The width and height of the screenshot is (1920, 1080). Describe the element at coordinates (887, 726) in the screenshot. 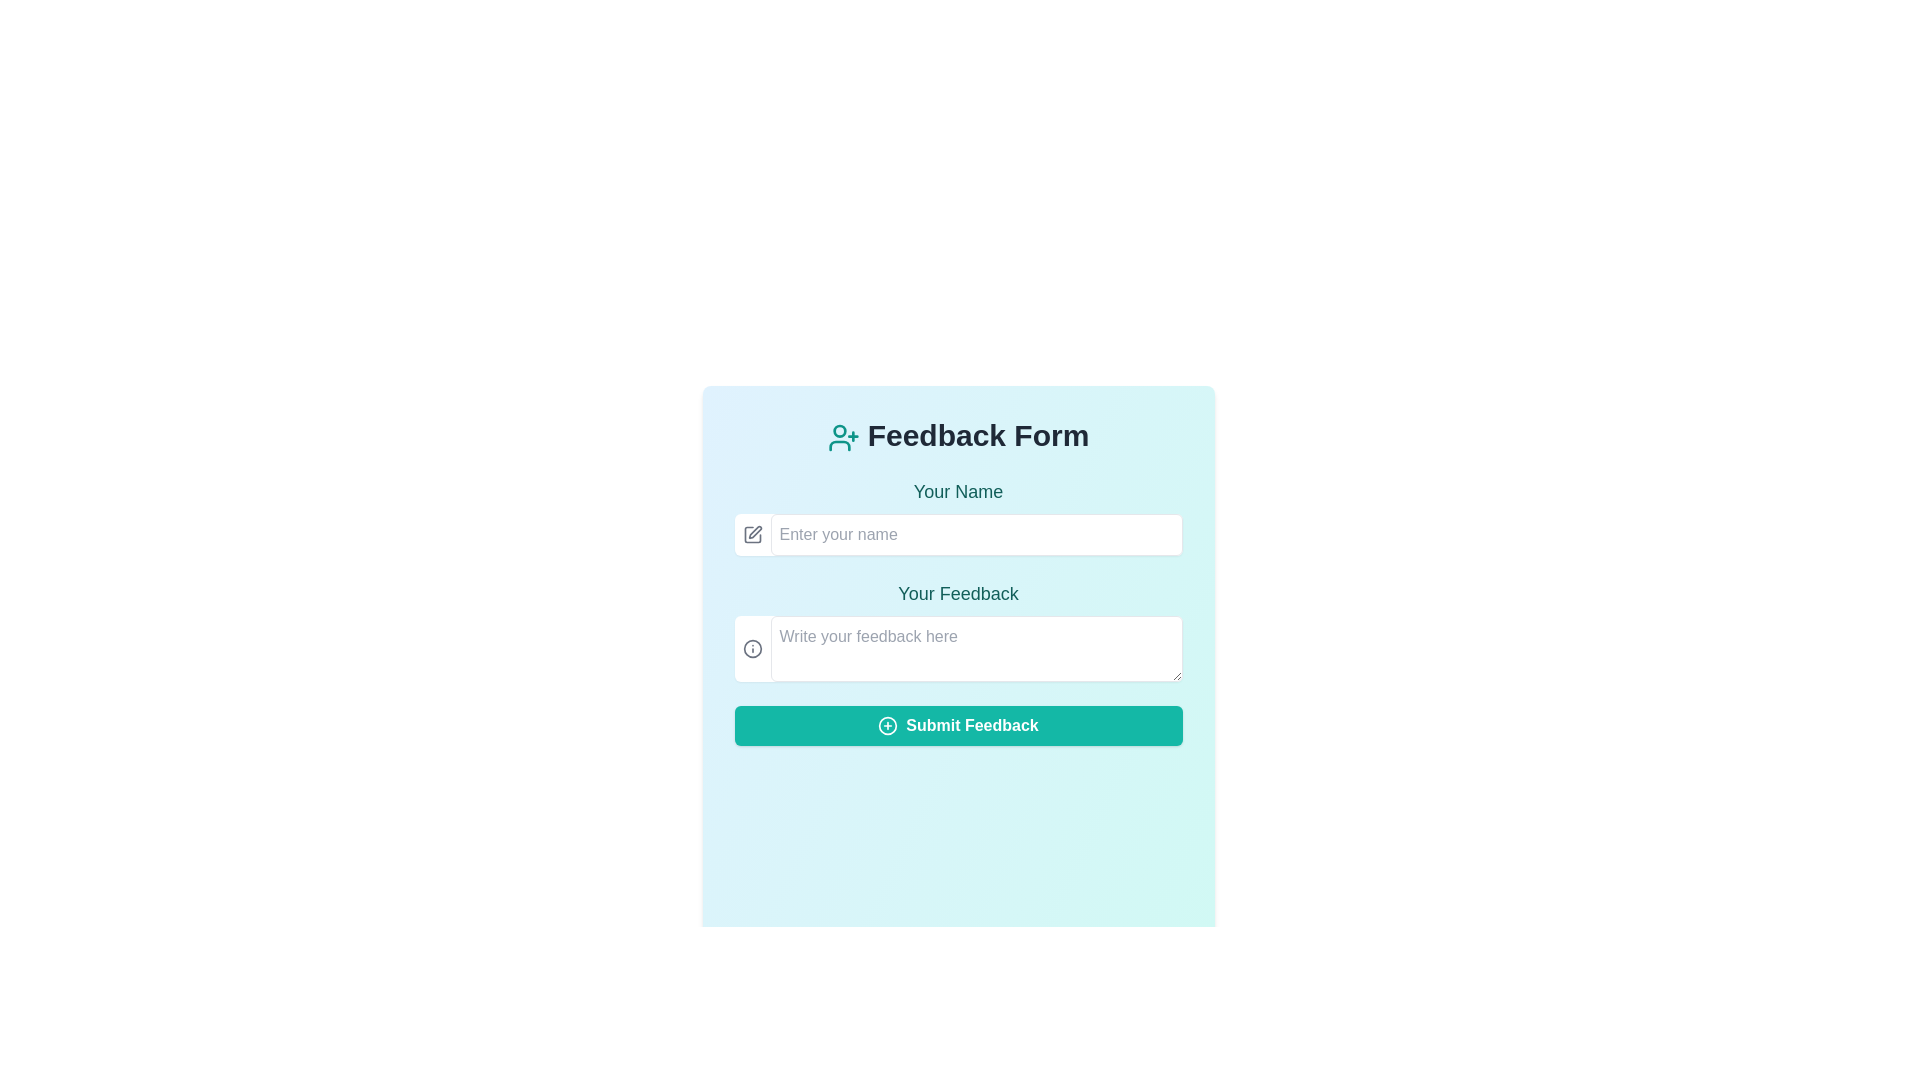

I see `the add or create icon located to the left of the 'Submit Feedback' text within the teal-colored button at the bottom of the feedback form` at that location.